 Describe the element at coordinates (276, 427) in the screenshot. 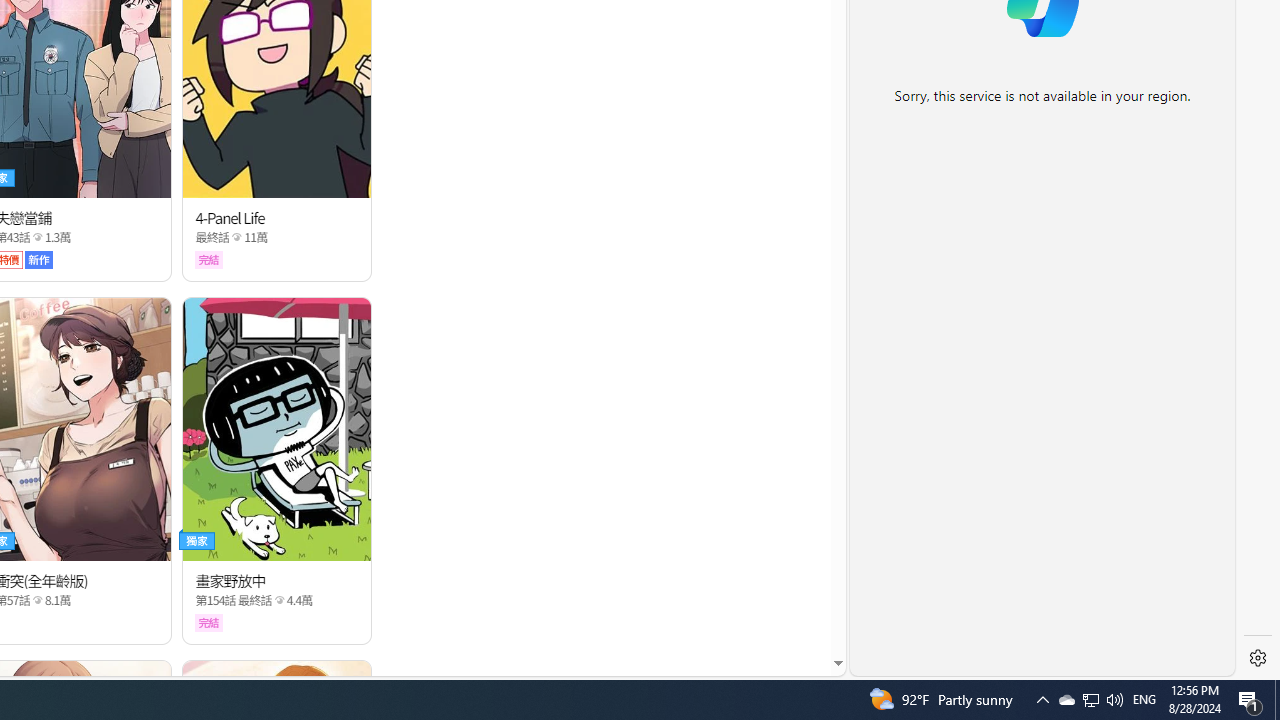

I see `'Class: thumb_img'` at that location.